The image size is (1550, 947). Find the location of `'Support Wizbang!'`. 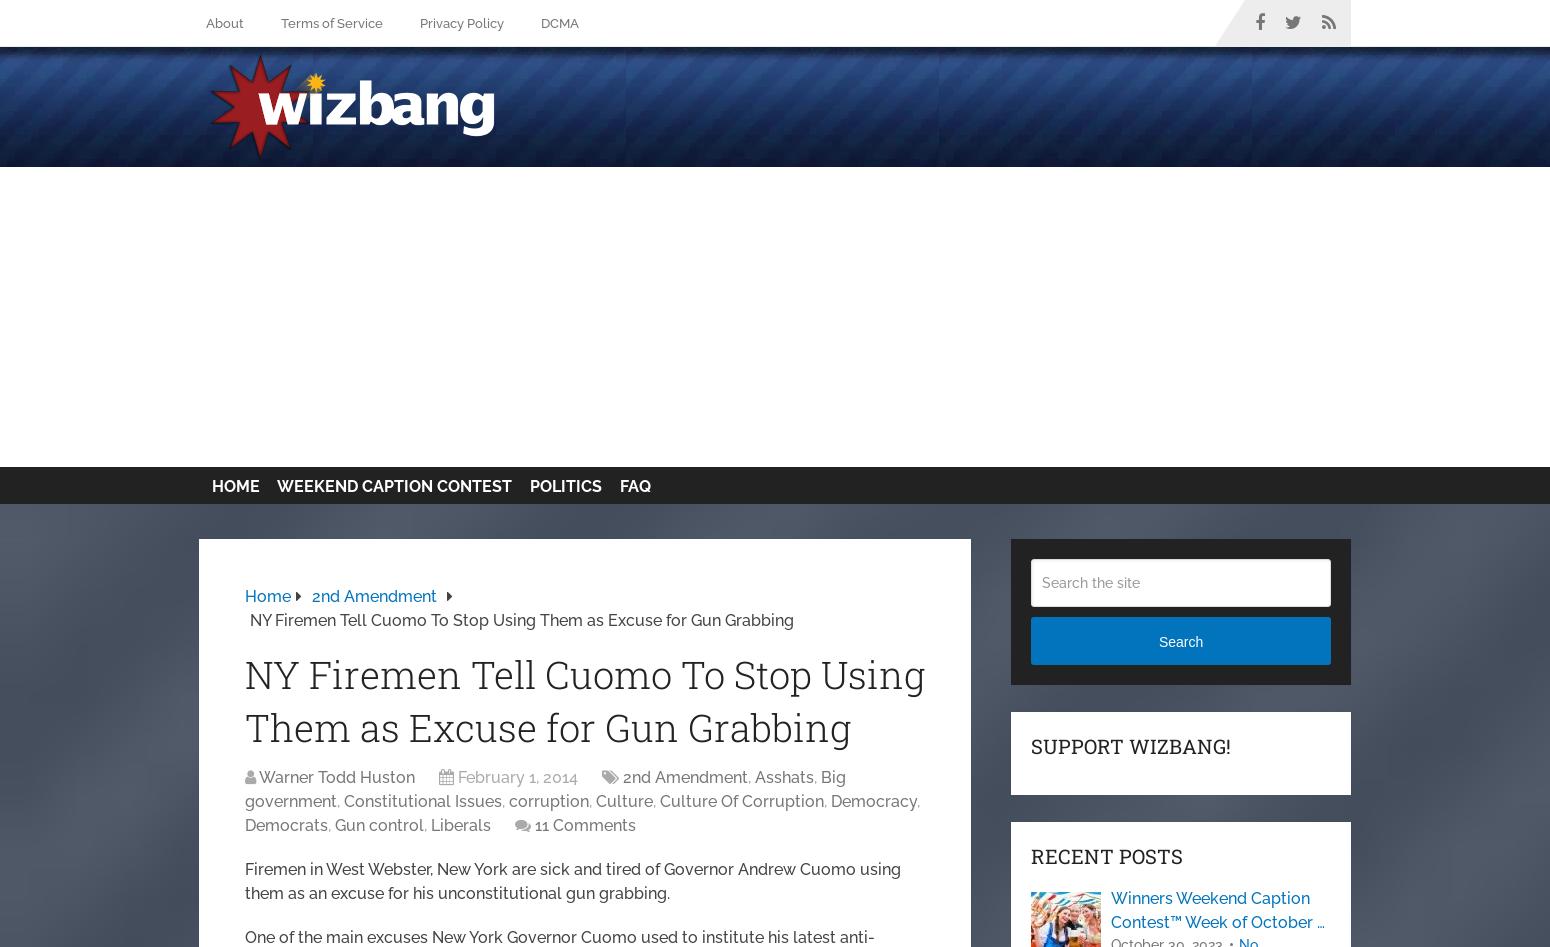

'Support Wizbang!' is located at coordinates (1130, 745).